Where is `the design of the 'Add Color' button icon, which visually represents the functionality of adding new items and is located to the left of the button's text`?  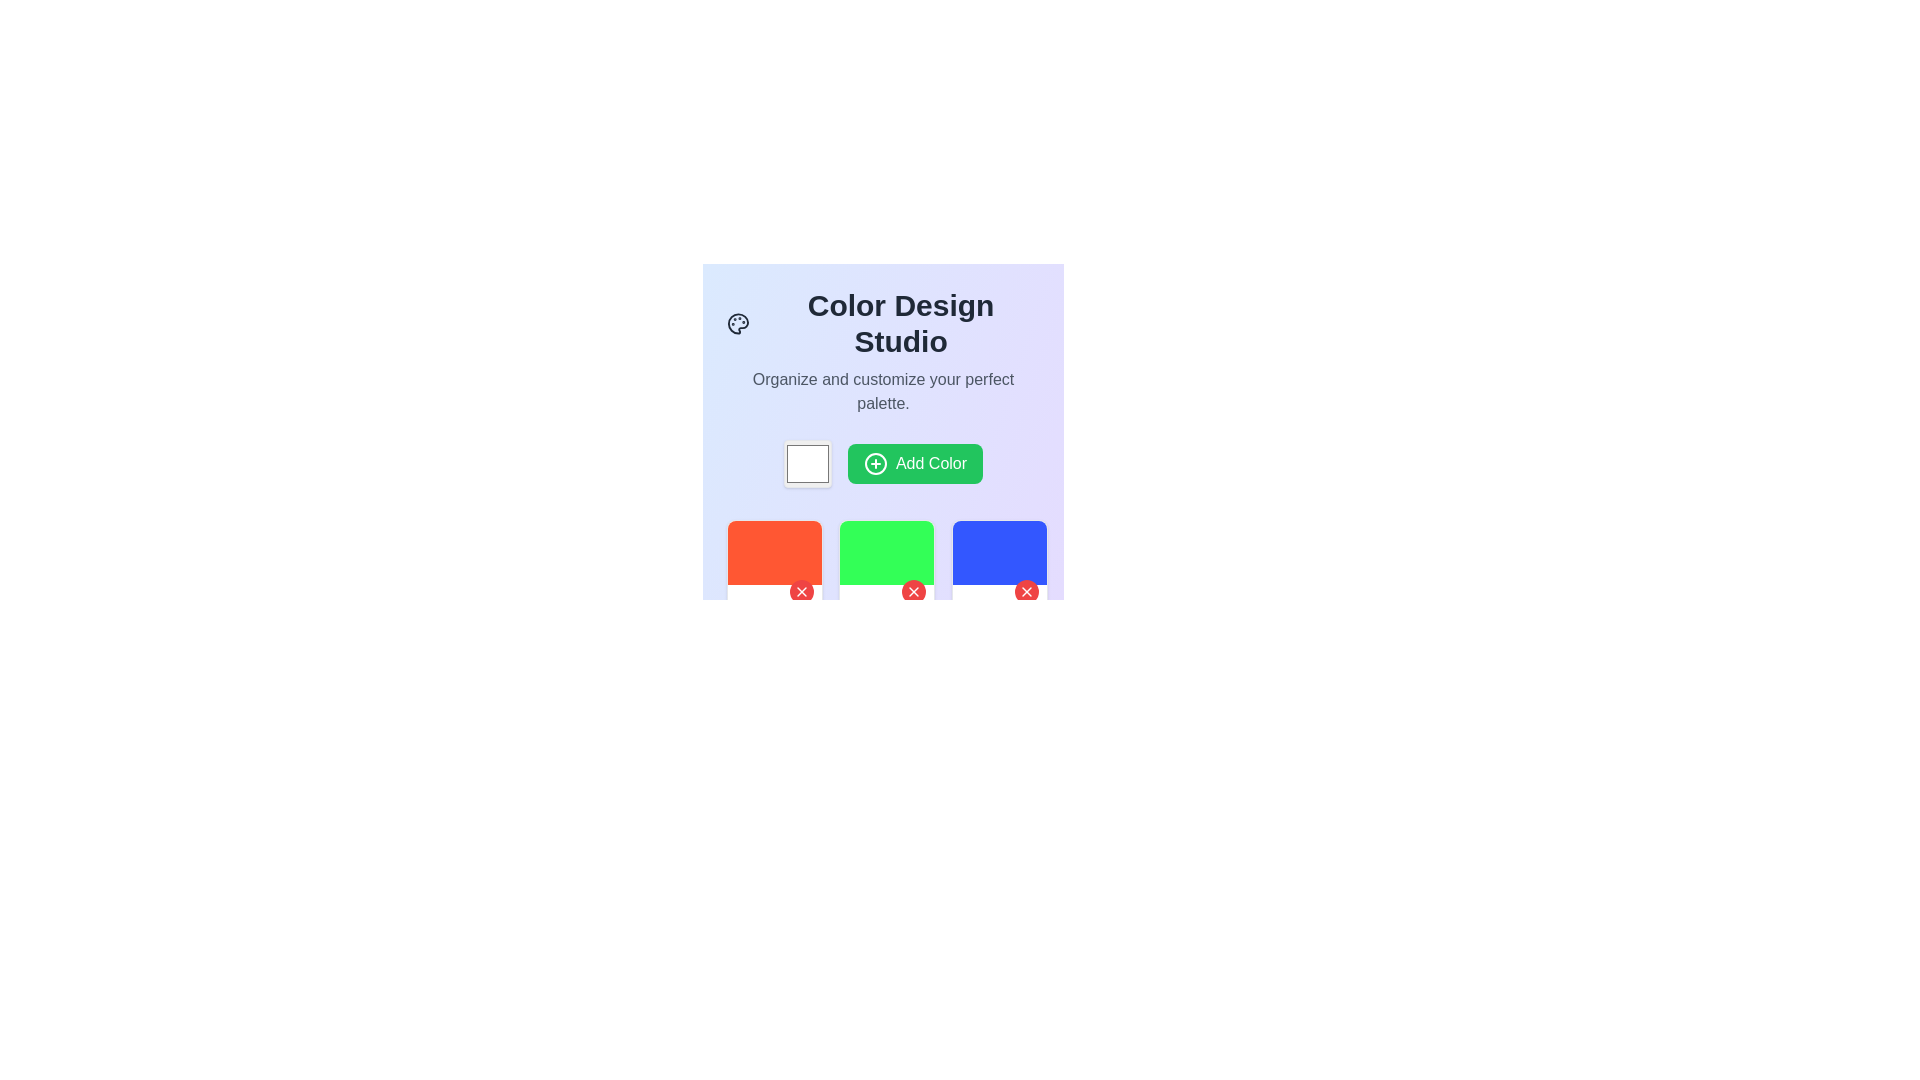
the design of the 'Add Color' button icon, which visually represents the functionality of adding new items and is located to the left of the button's text is located at coordinates (875, 463).